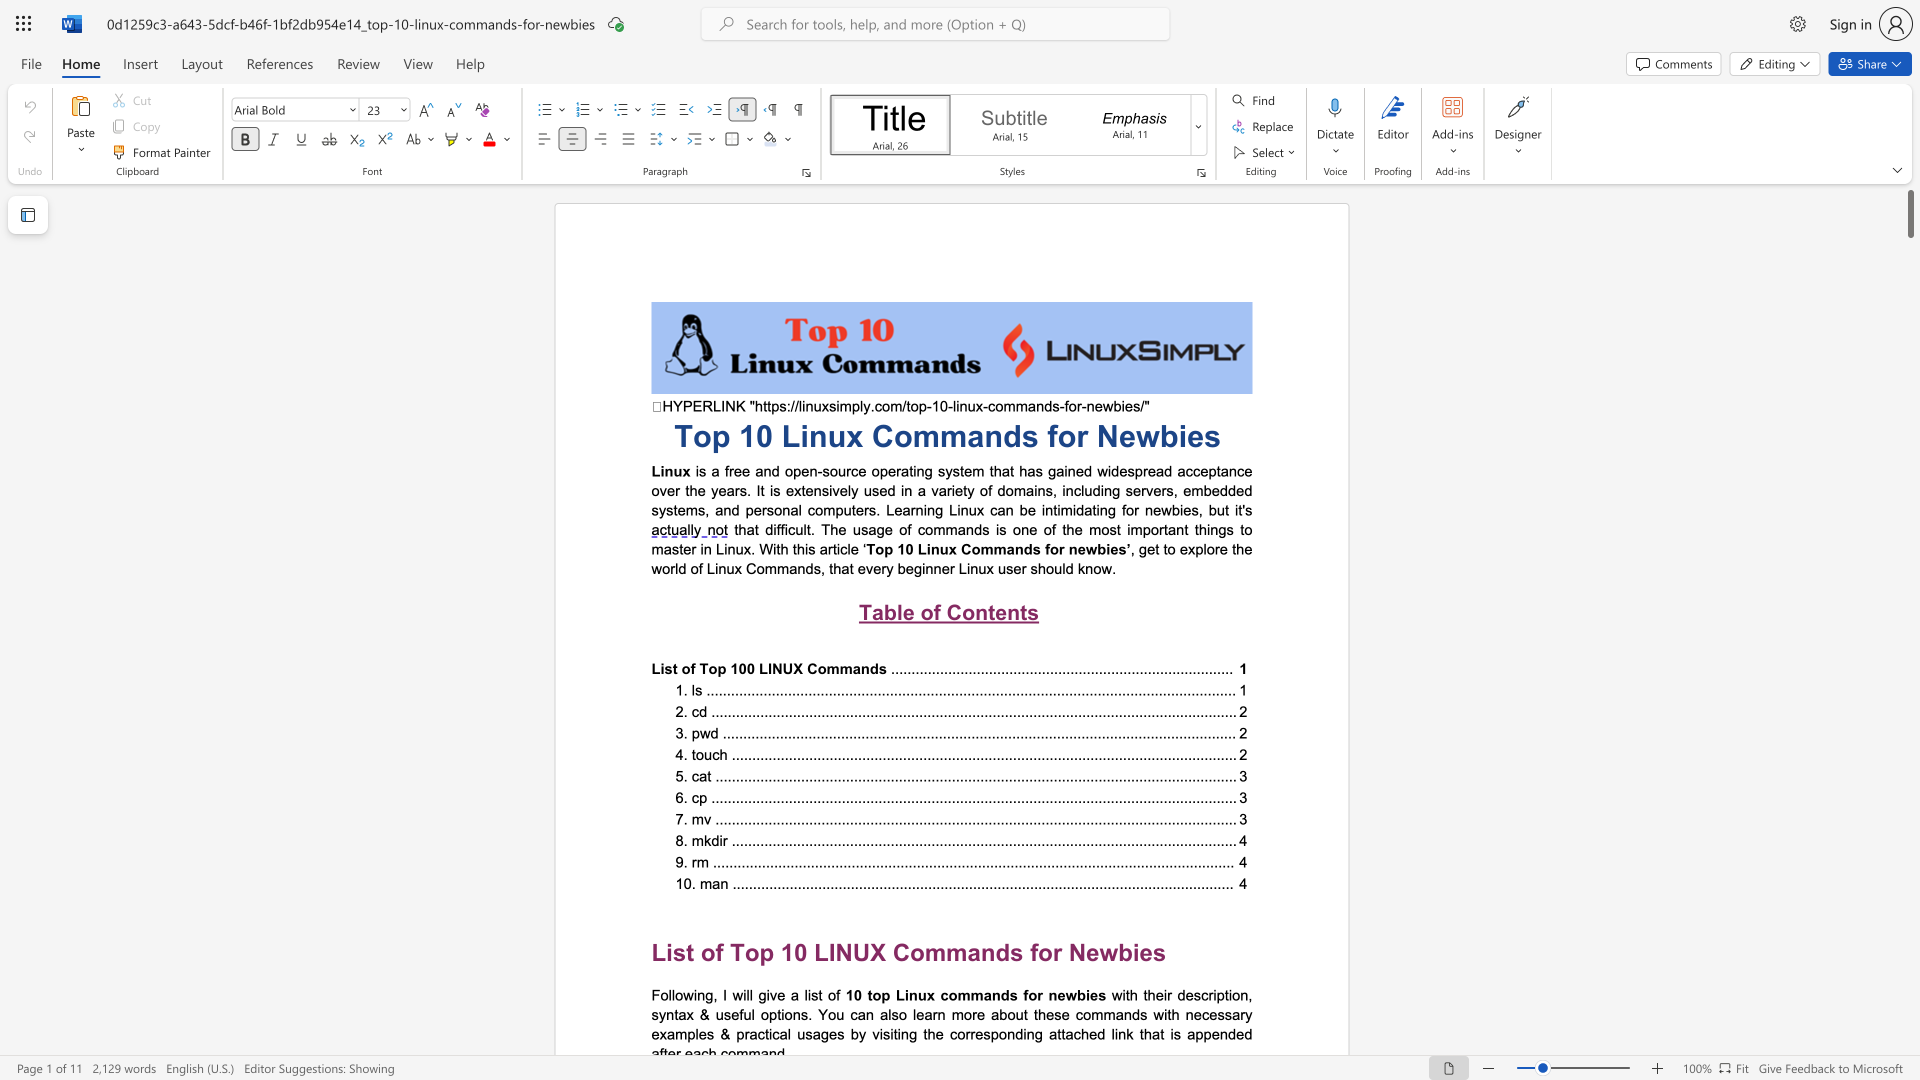 Image resolution: width=1920 pixels, height=1080 pixels. I want to click on the 4th character "m" in the text, so click(691, 509).